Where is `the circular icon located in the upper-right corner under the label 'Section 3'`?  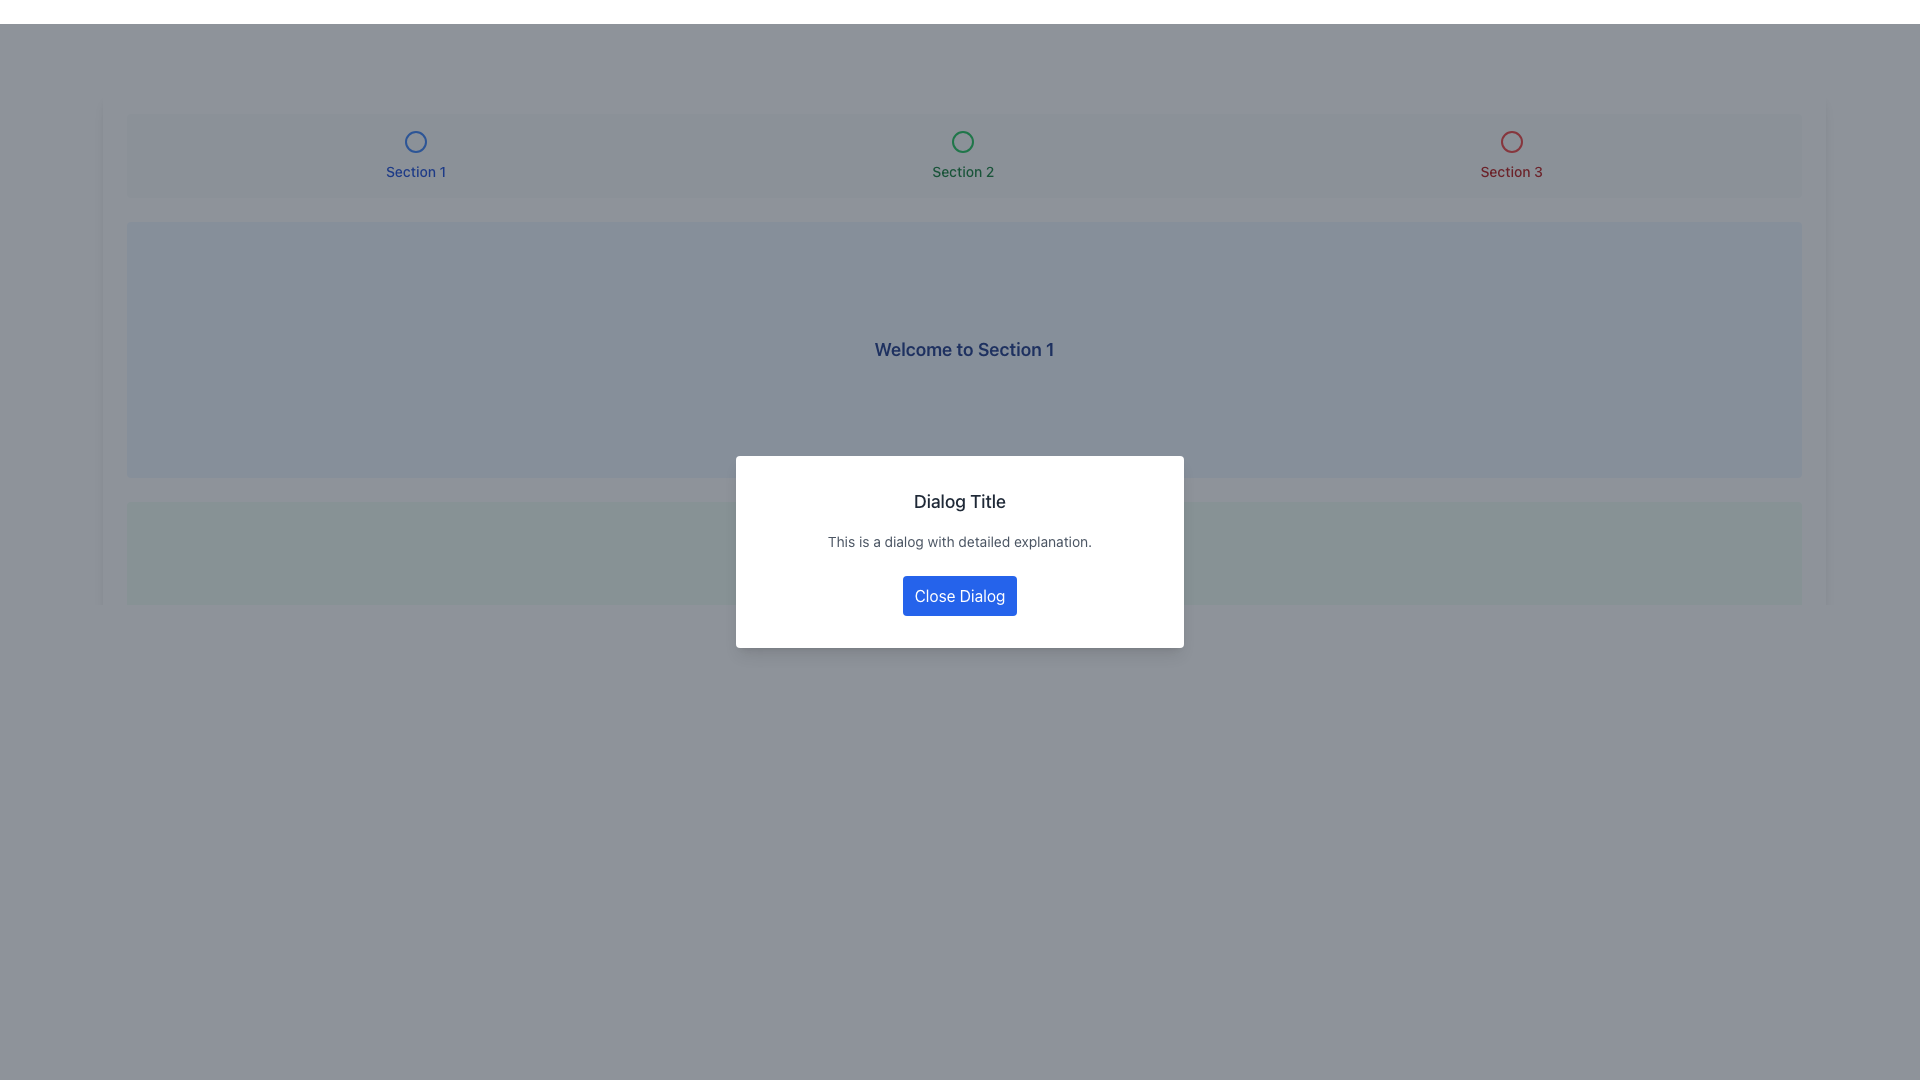
the circular icon located in the upper-right corner under the label 'Section 3' is located at coordinates (1511, 141).